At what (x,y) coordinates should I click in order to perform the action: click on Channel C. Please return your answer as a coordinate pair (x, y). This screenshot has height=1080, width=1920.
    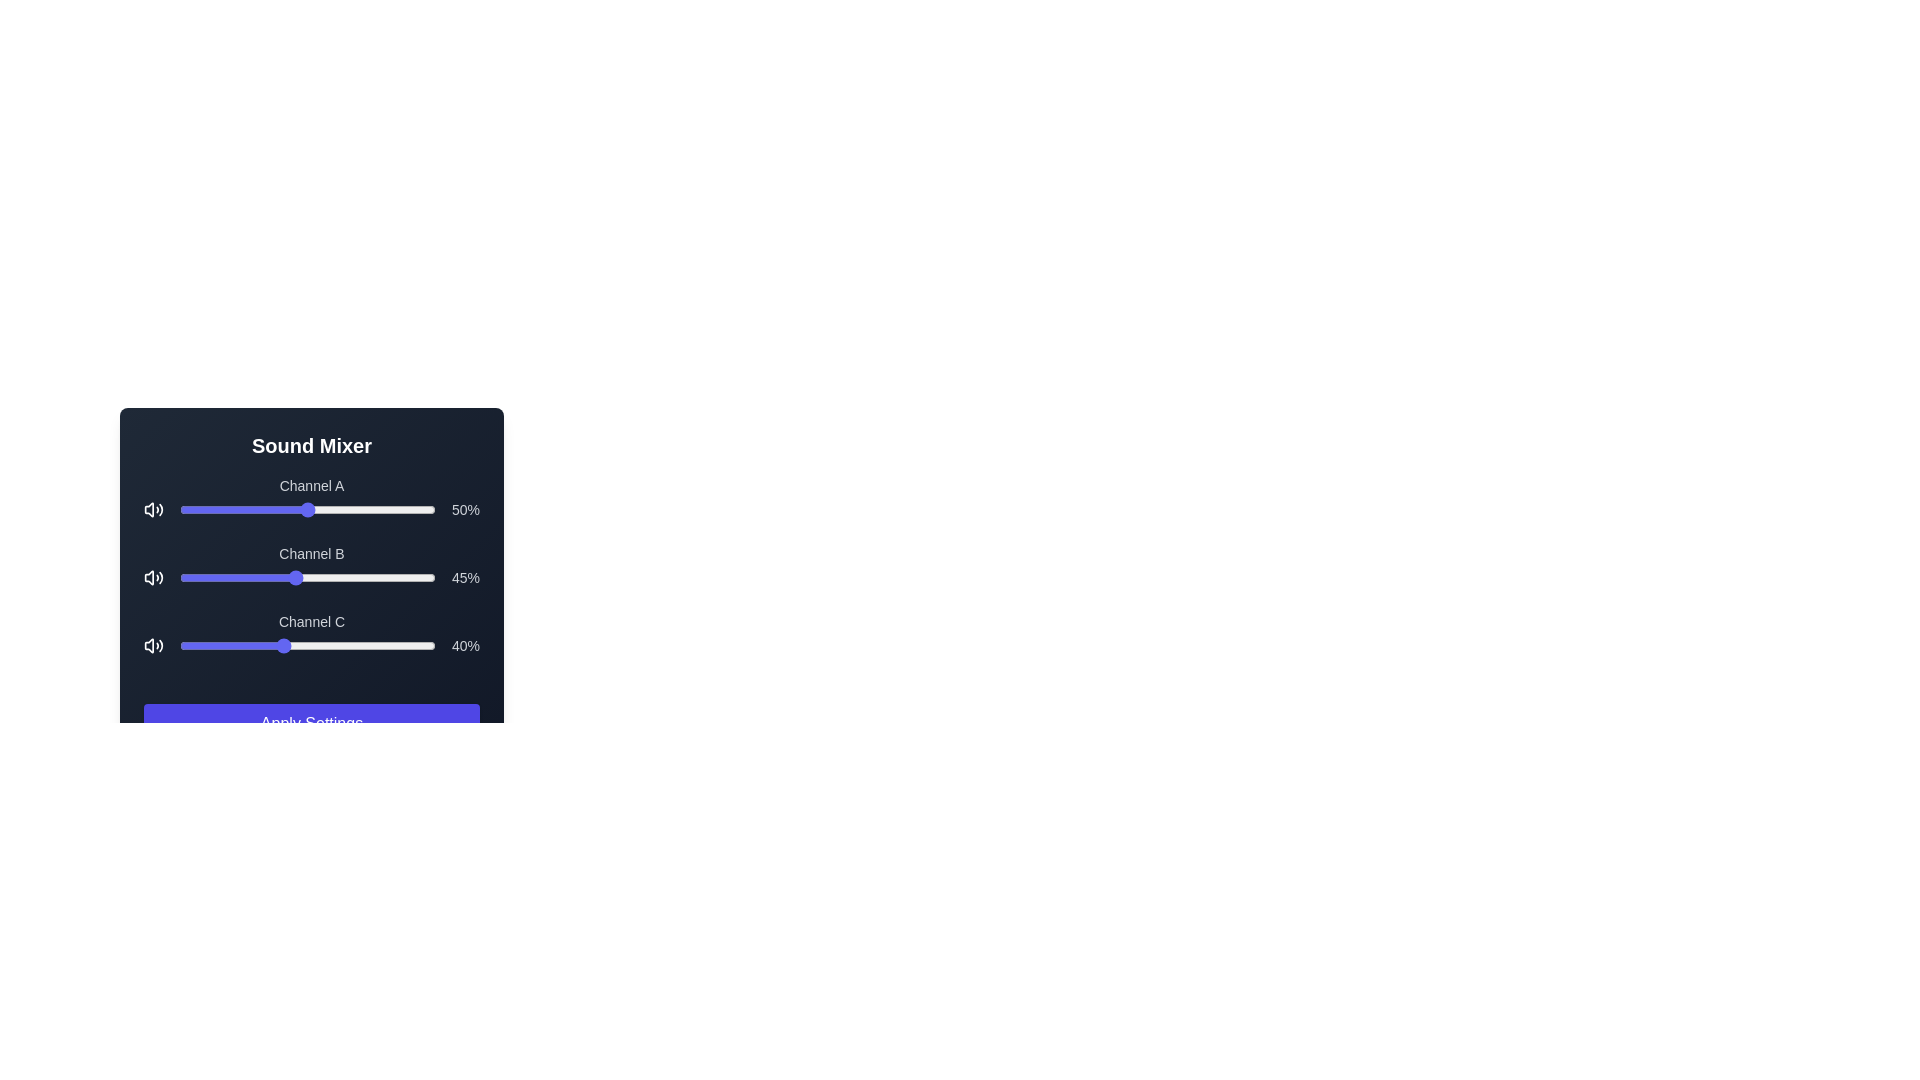
    Looking at the image, I should click on (263, 645).